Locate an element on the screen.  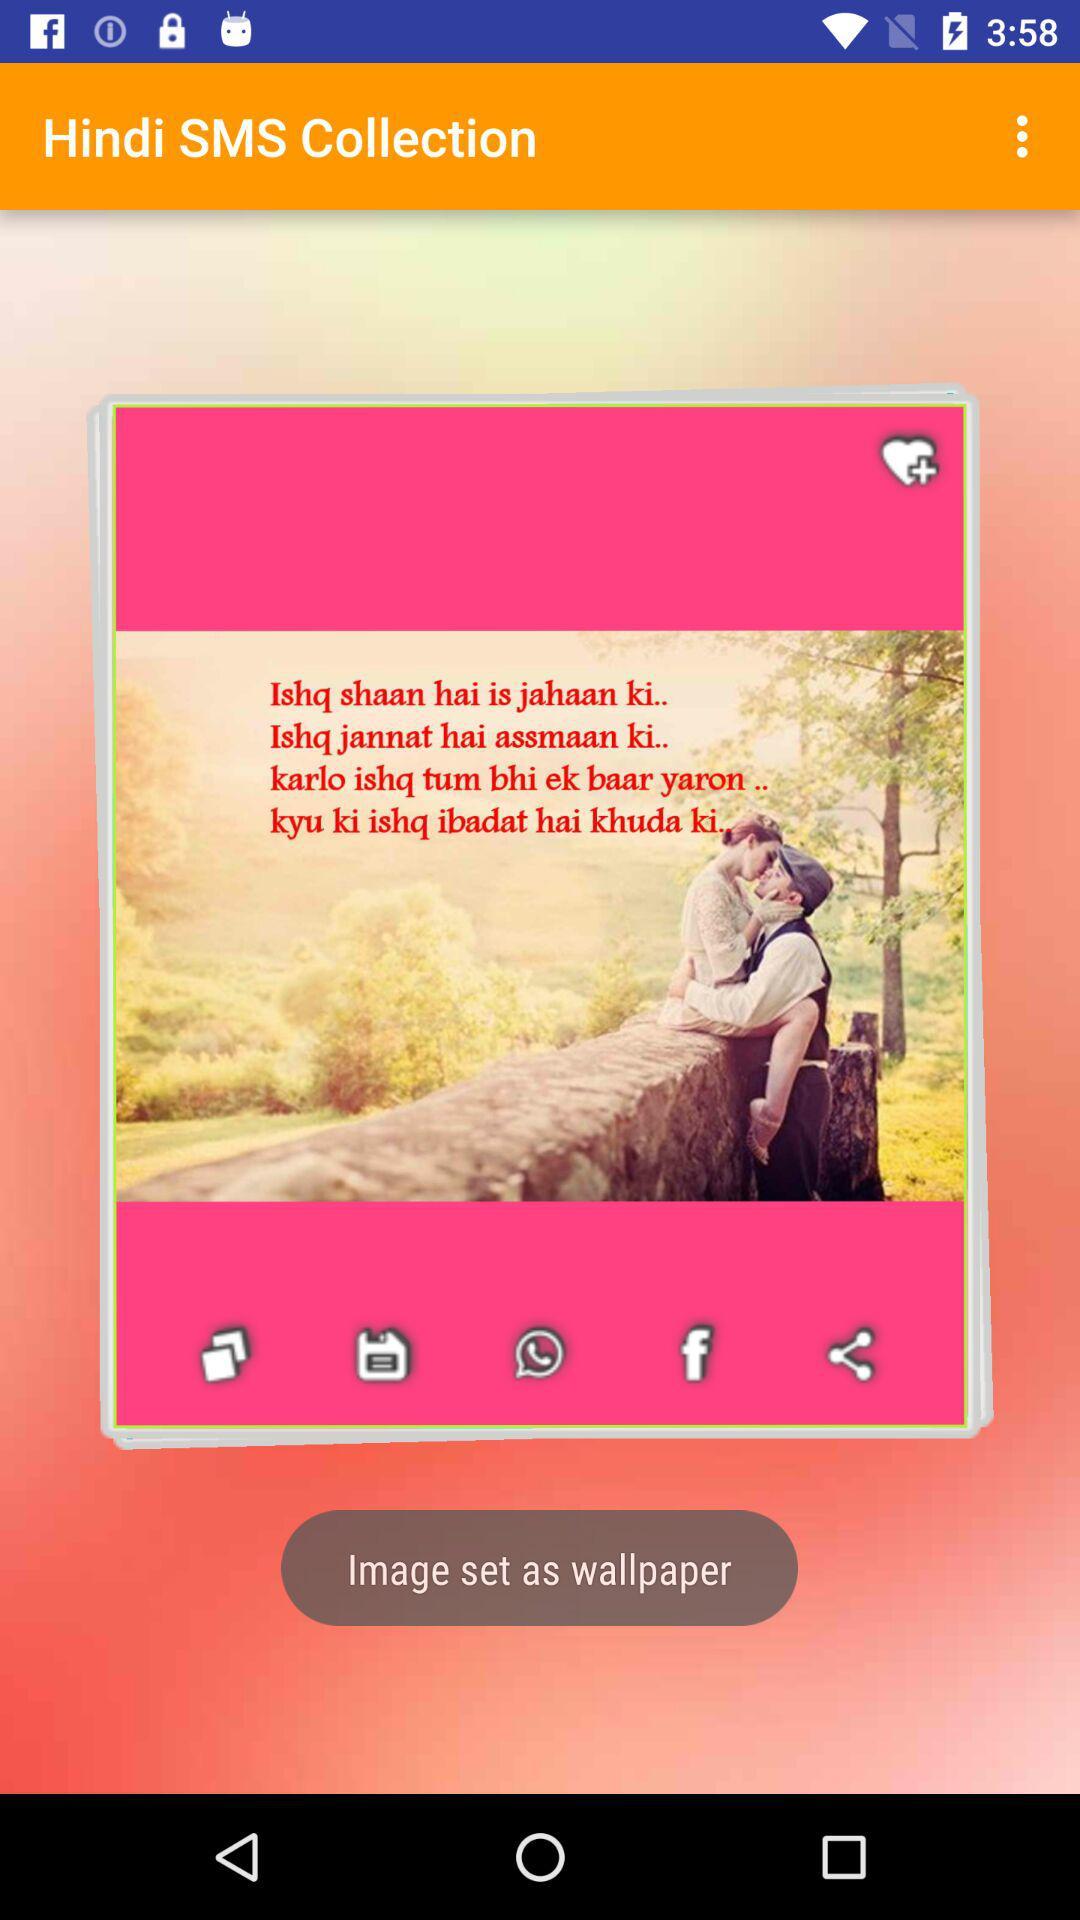
the save icon is located at coordinates (394, 1358).